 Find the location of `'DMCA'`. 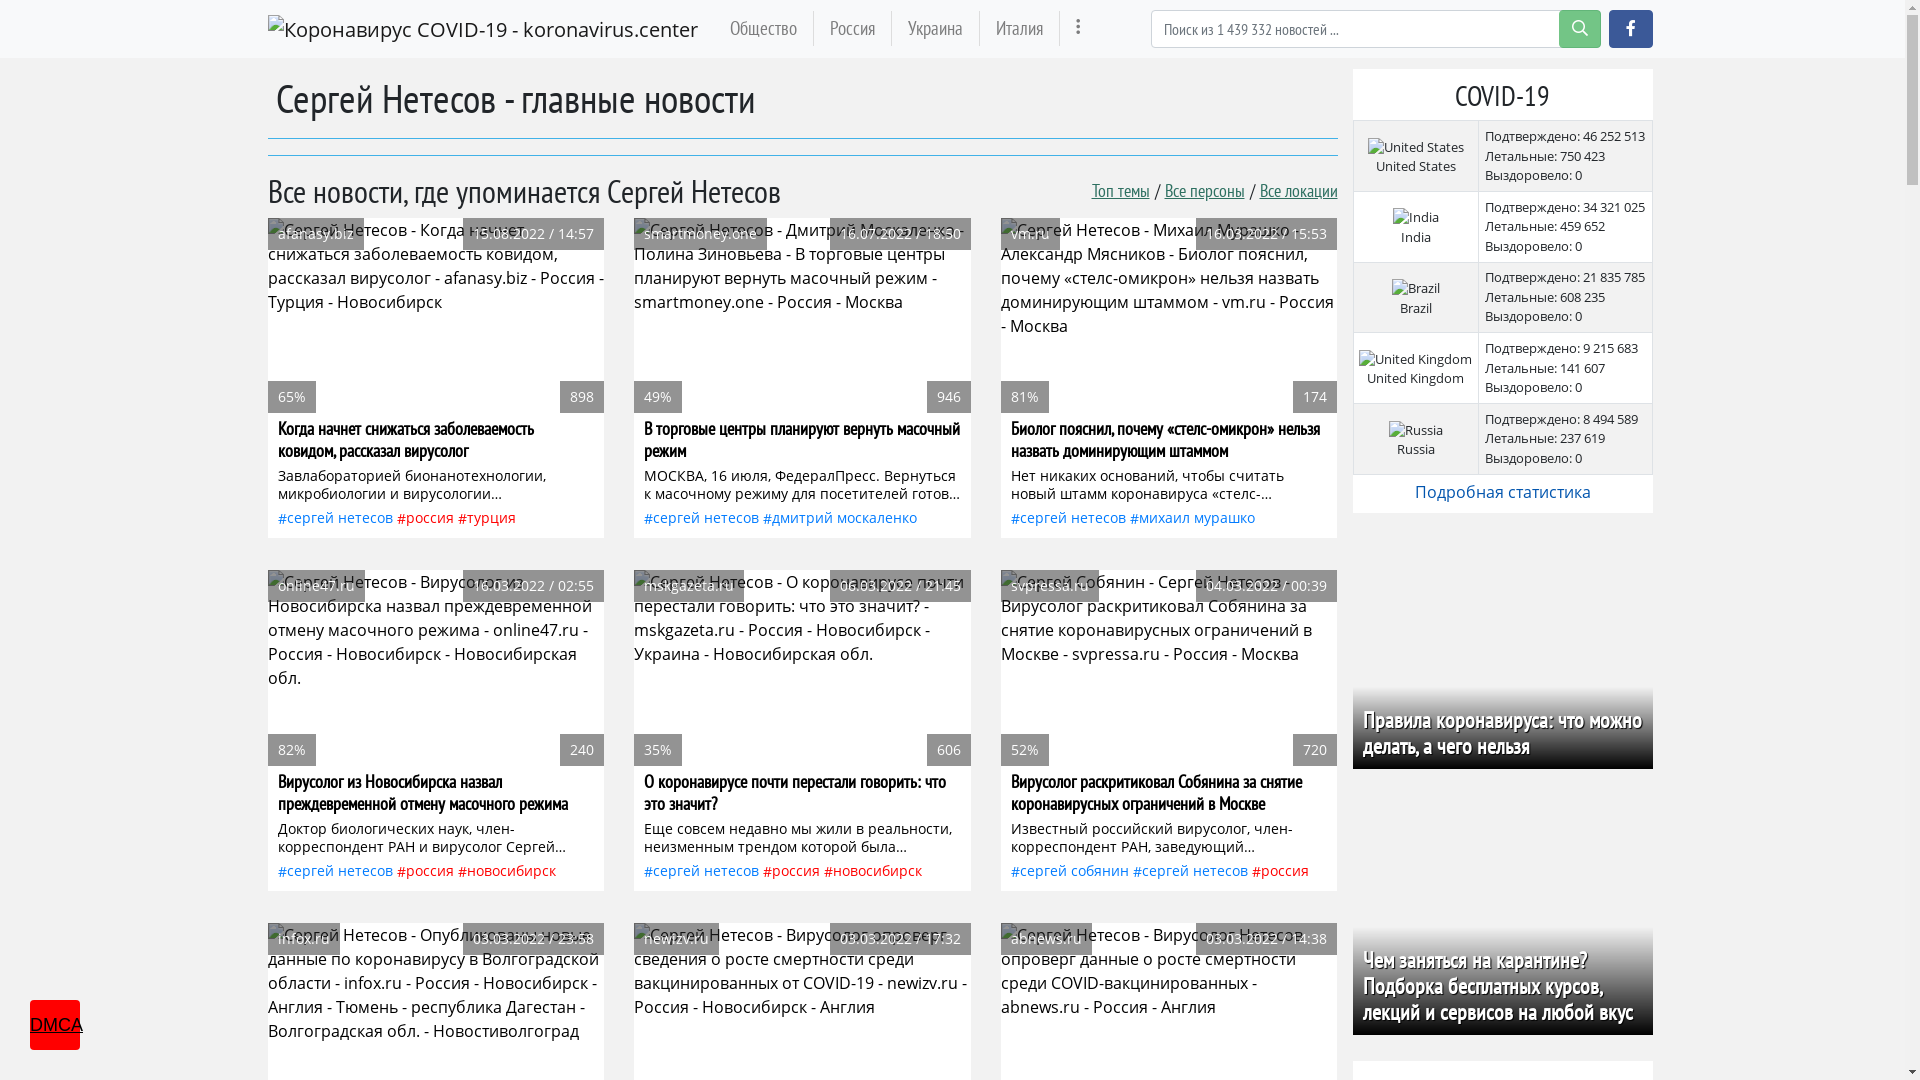

'DMCA' is located at coordinates (54, 1025).